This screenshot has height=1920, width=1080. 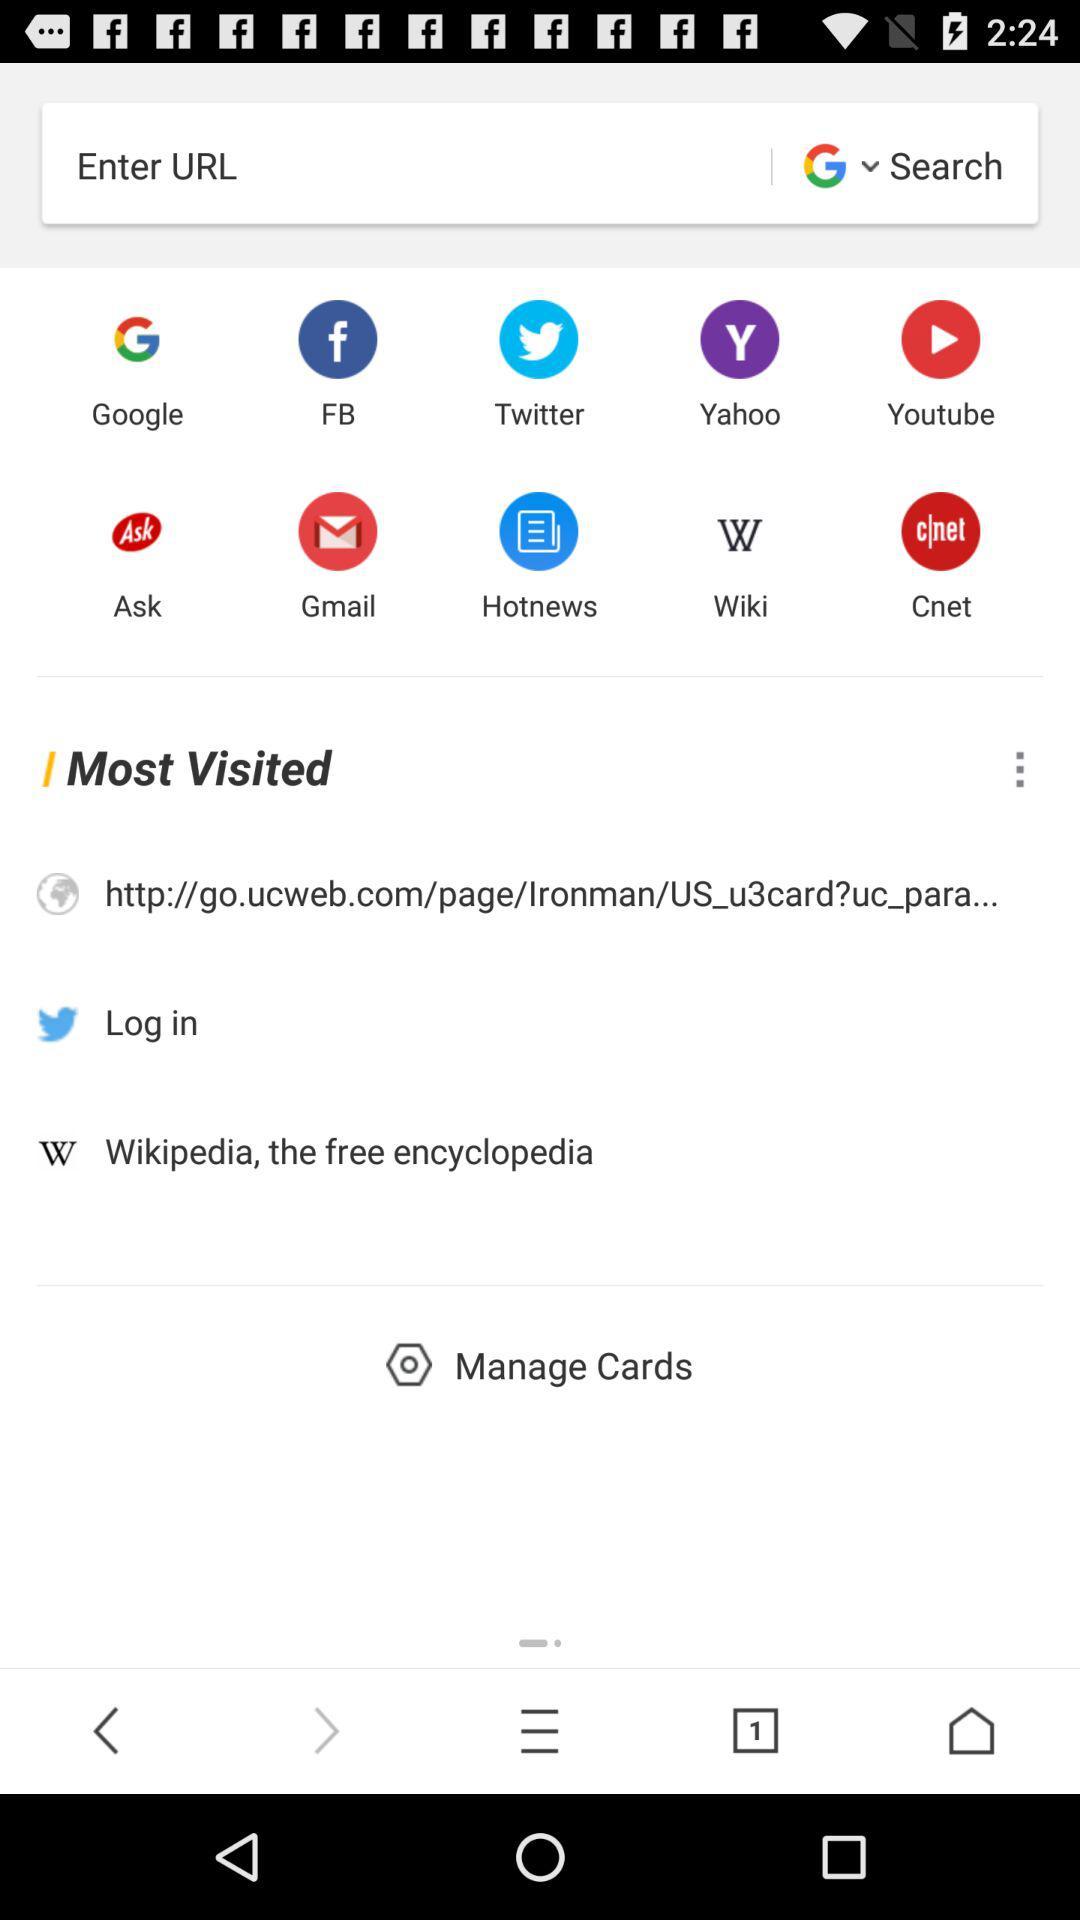 What do you see at coordinates (1019, 768) in the screenshot?
I see `options to view other actions` at bounding box center [1019, 768].